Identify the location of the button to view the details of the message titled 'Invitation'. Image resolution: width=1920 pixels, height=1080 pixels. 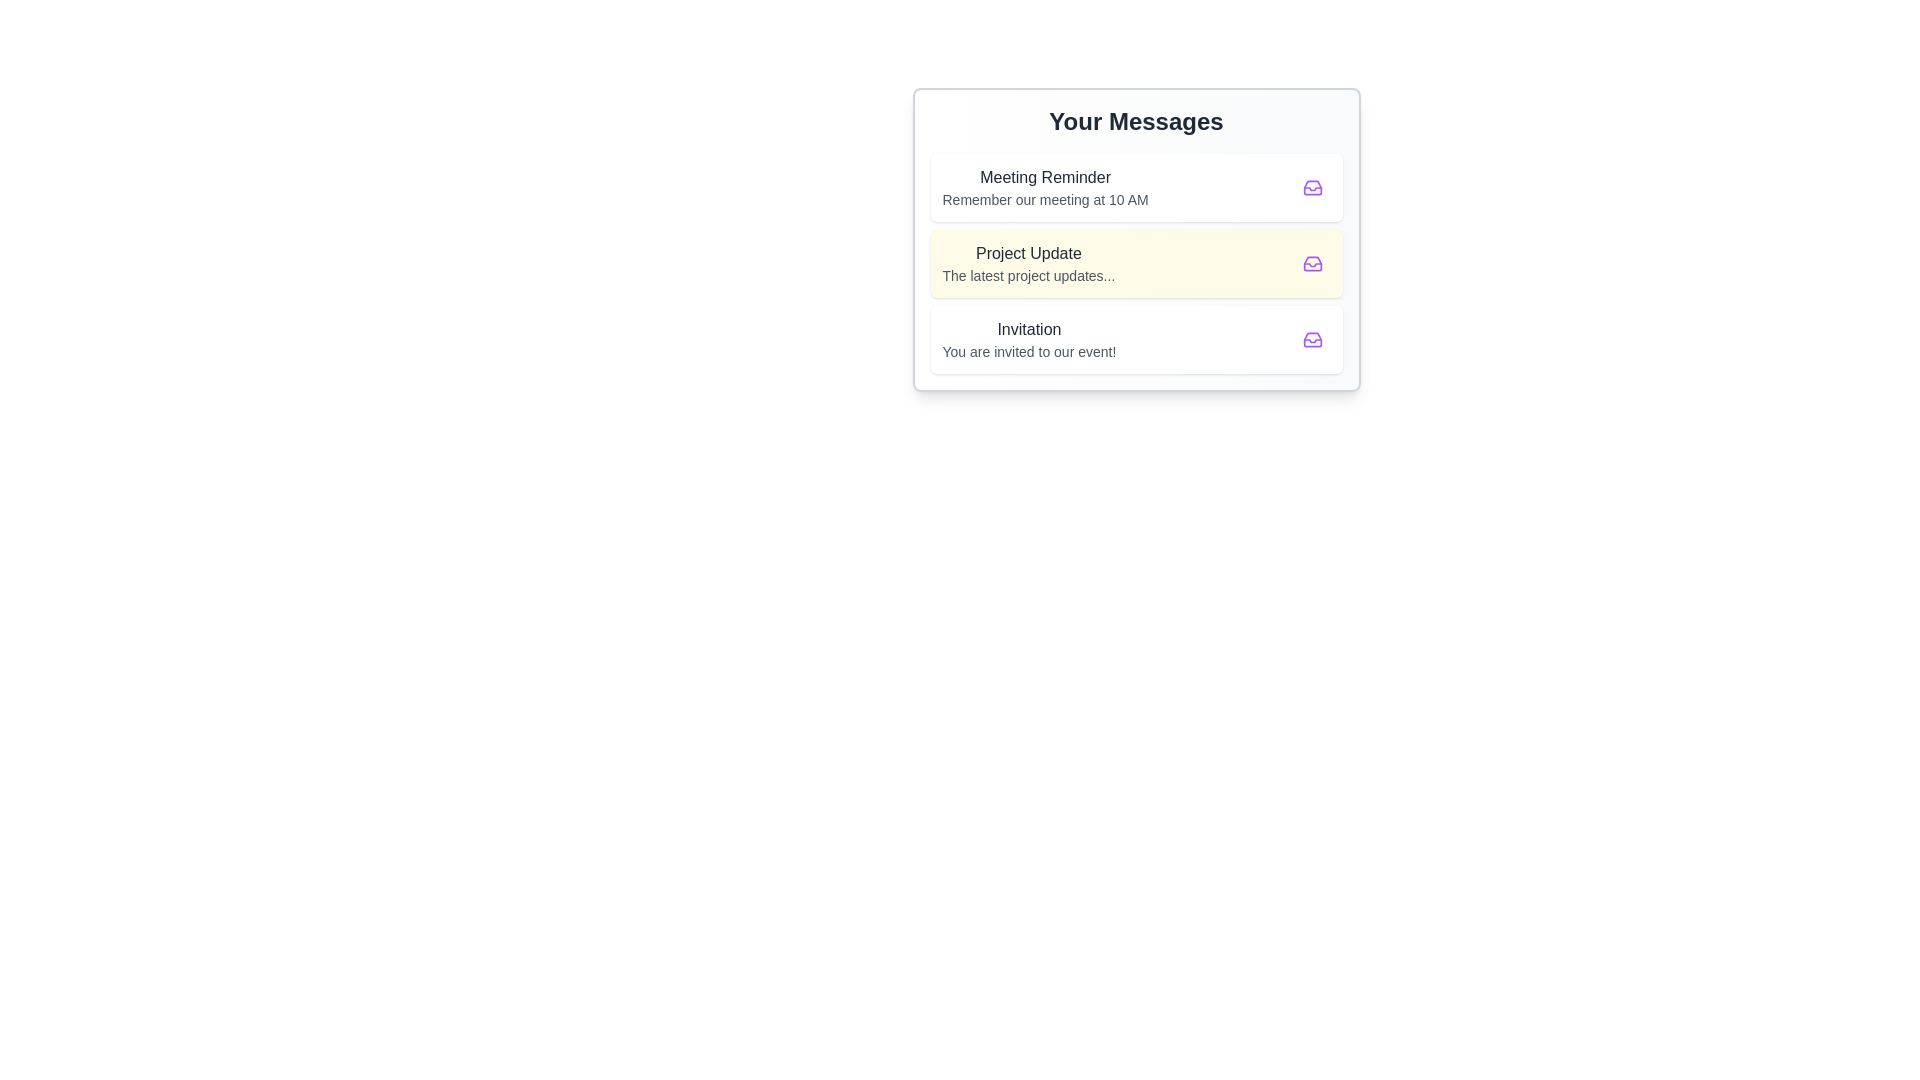
(1312, 338).